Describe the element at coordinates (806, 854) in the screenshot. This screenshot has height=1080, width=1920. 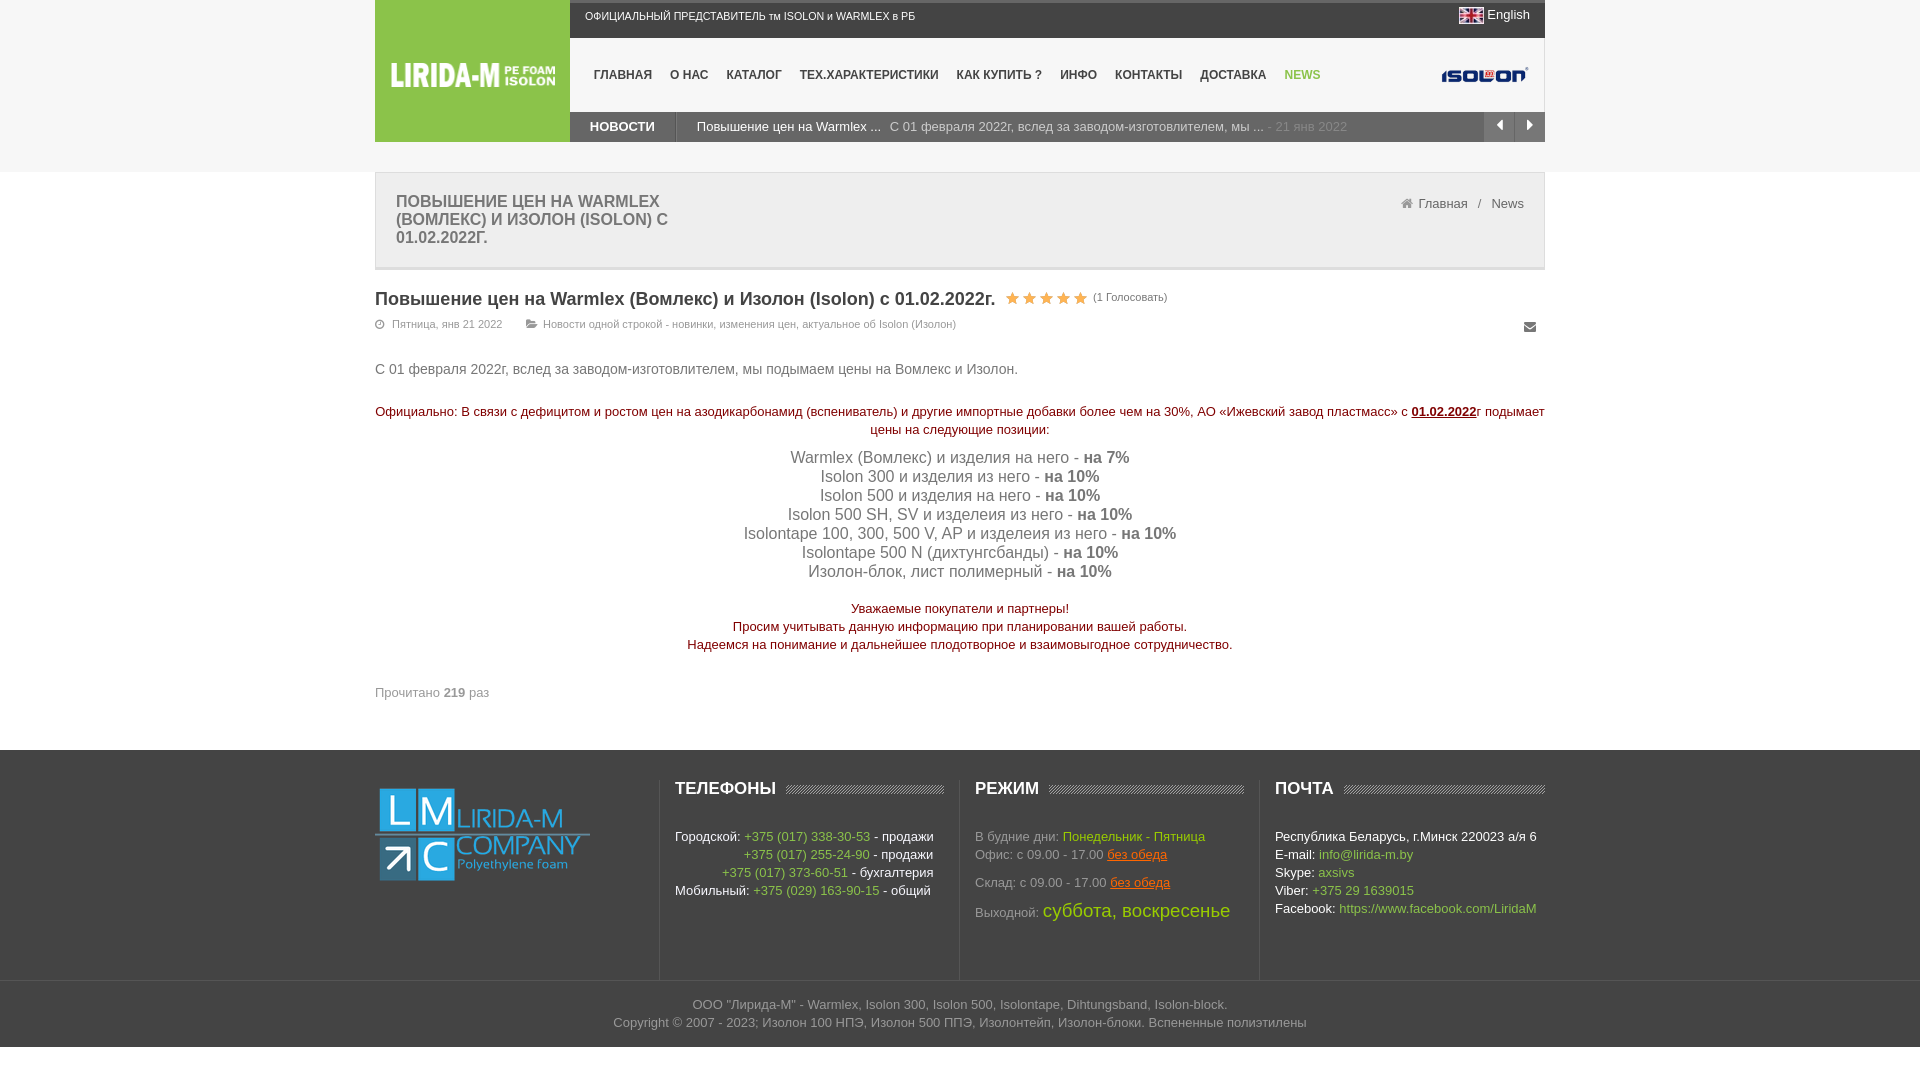
I see `'+375 (017) 255-24-90'` at that location.